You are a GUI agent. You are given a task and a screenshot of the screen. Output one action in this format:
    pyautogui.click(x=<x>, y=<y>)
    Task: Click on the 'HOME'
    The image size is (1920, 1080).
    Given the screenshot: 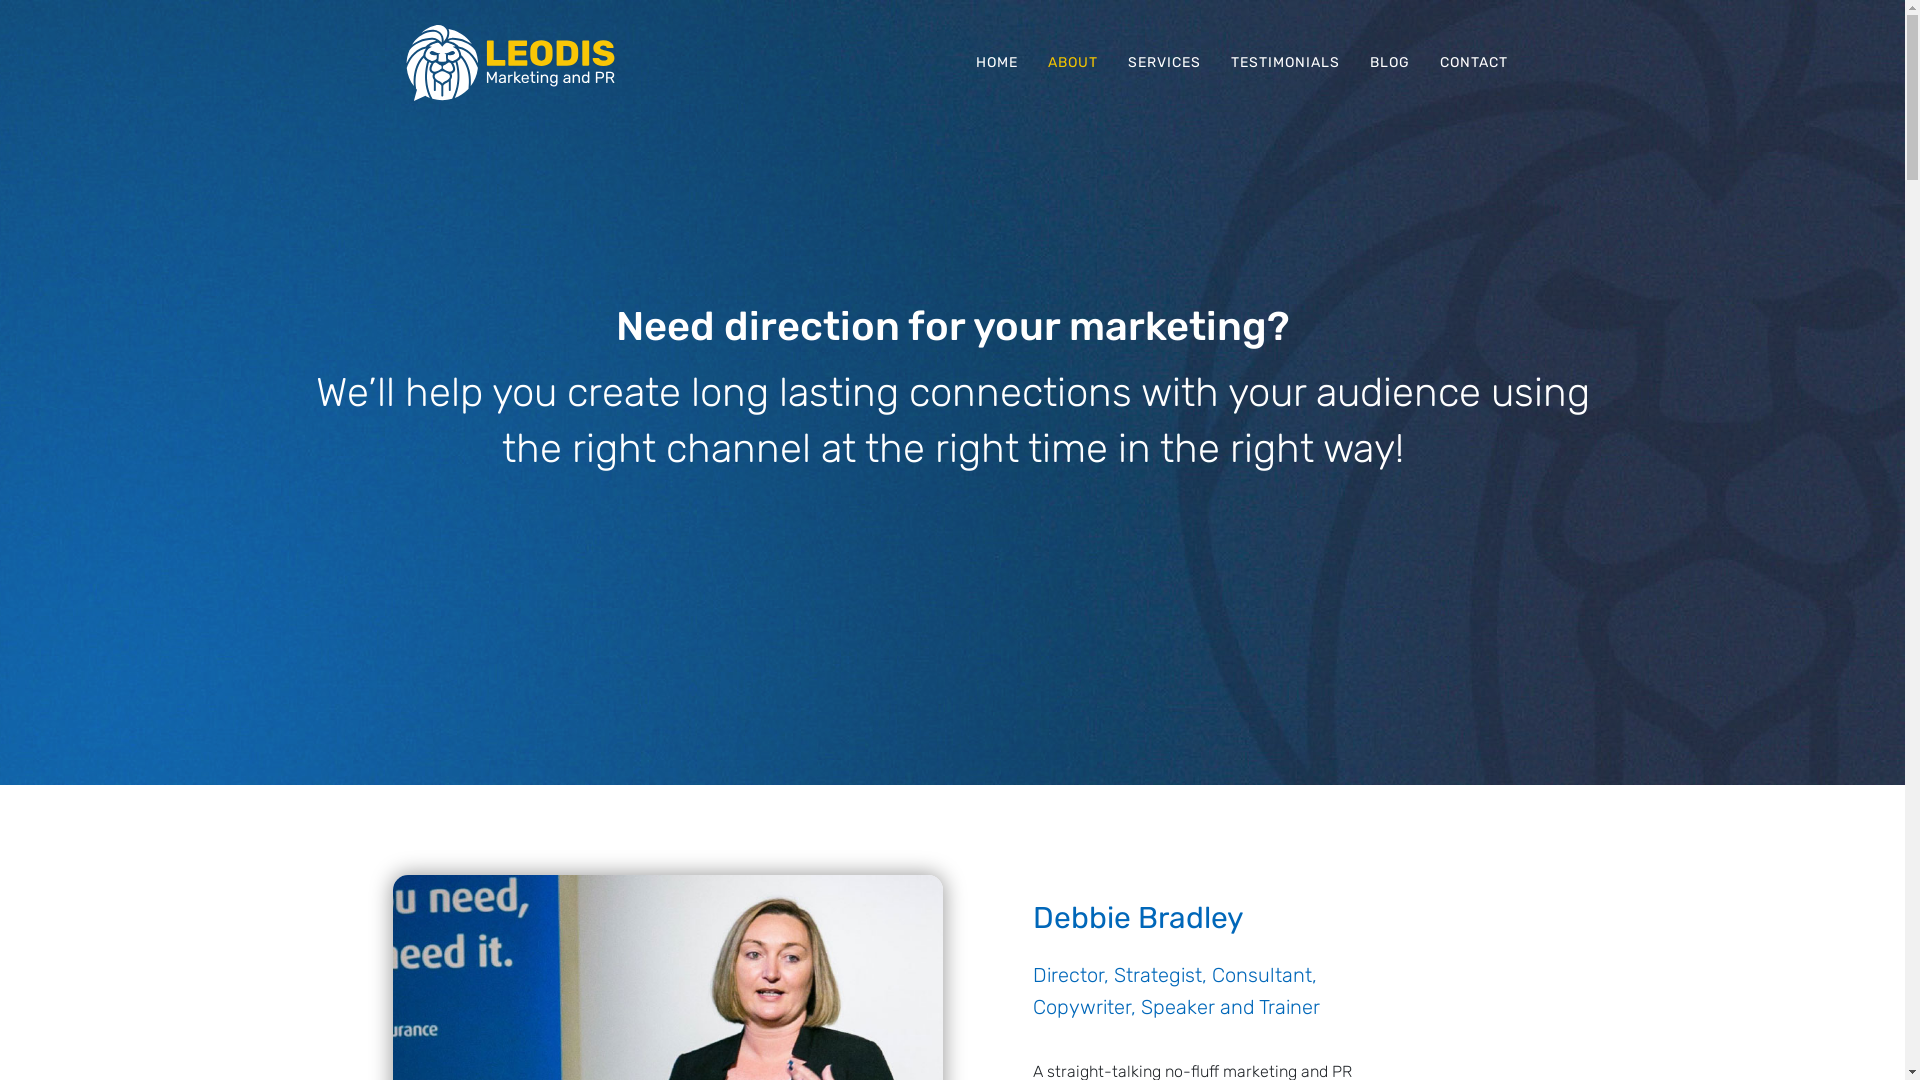 What is the action you would take?
    pyautogui.click(x=969, y=61)
    